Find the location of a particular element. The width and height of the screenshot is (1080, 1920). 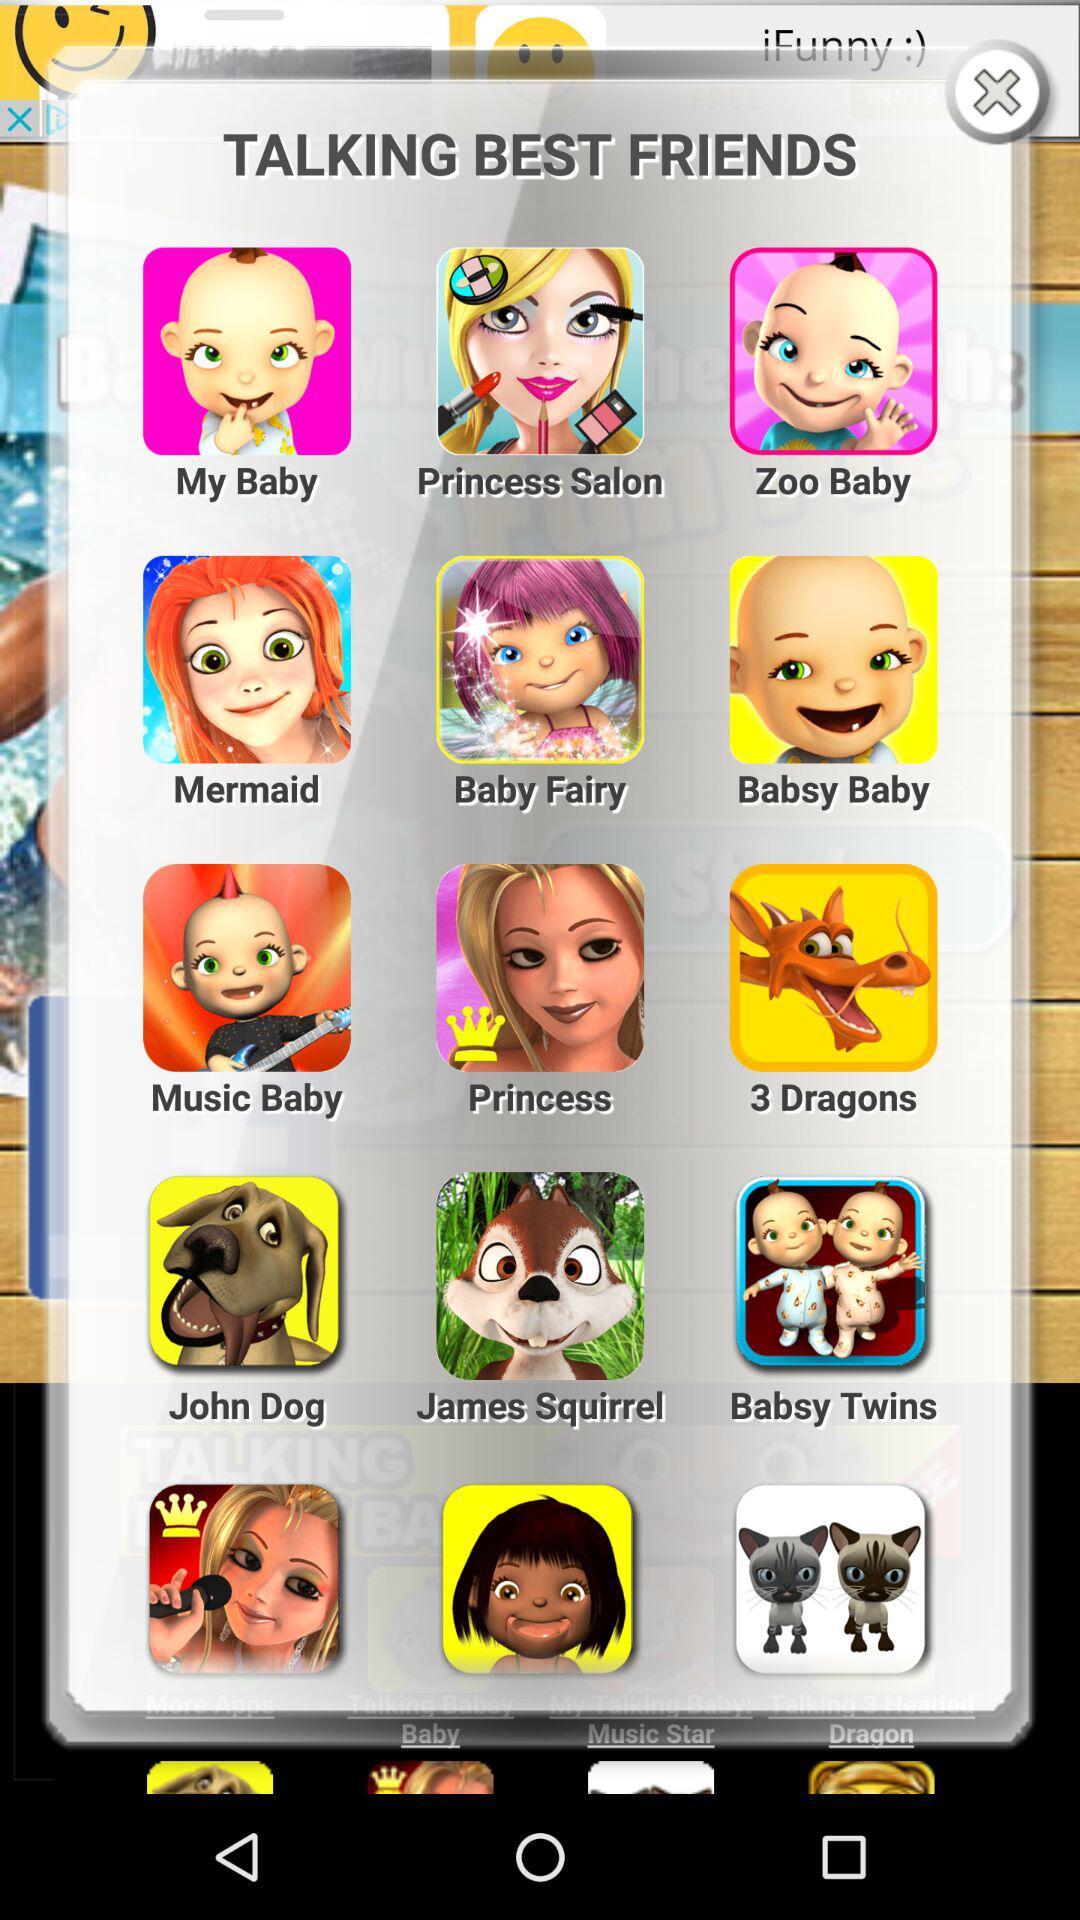

window close is located at coordinates (1001, 93).